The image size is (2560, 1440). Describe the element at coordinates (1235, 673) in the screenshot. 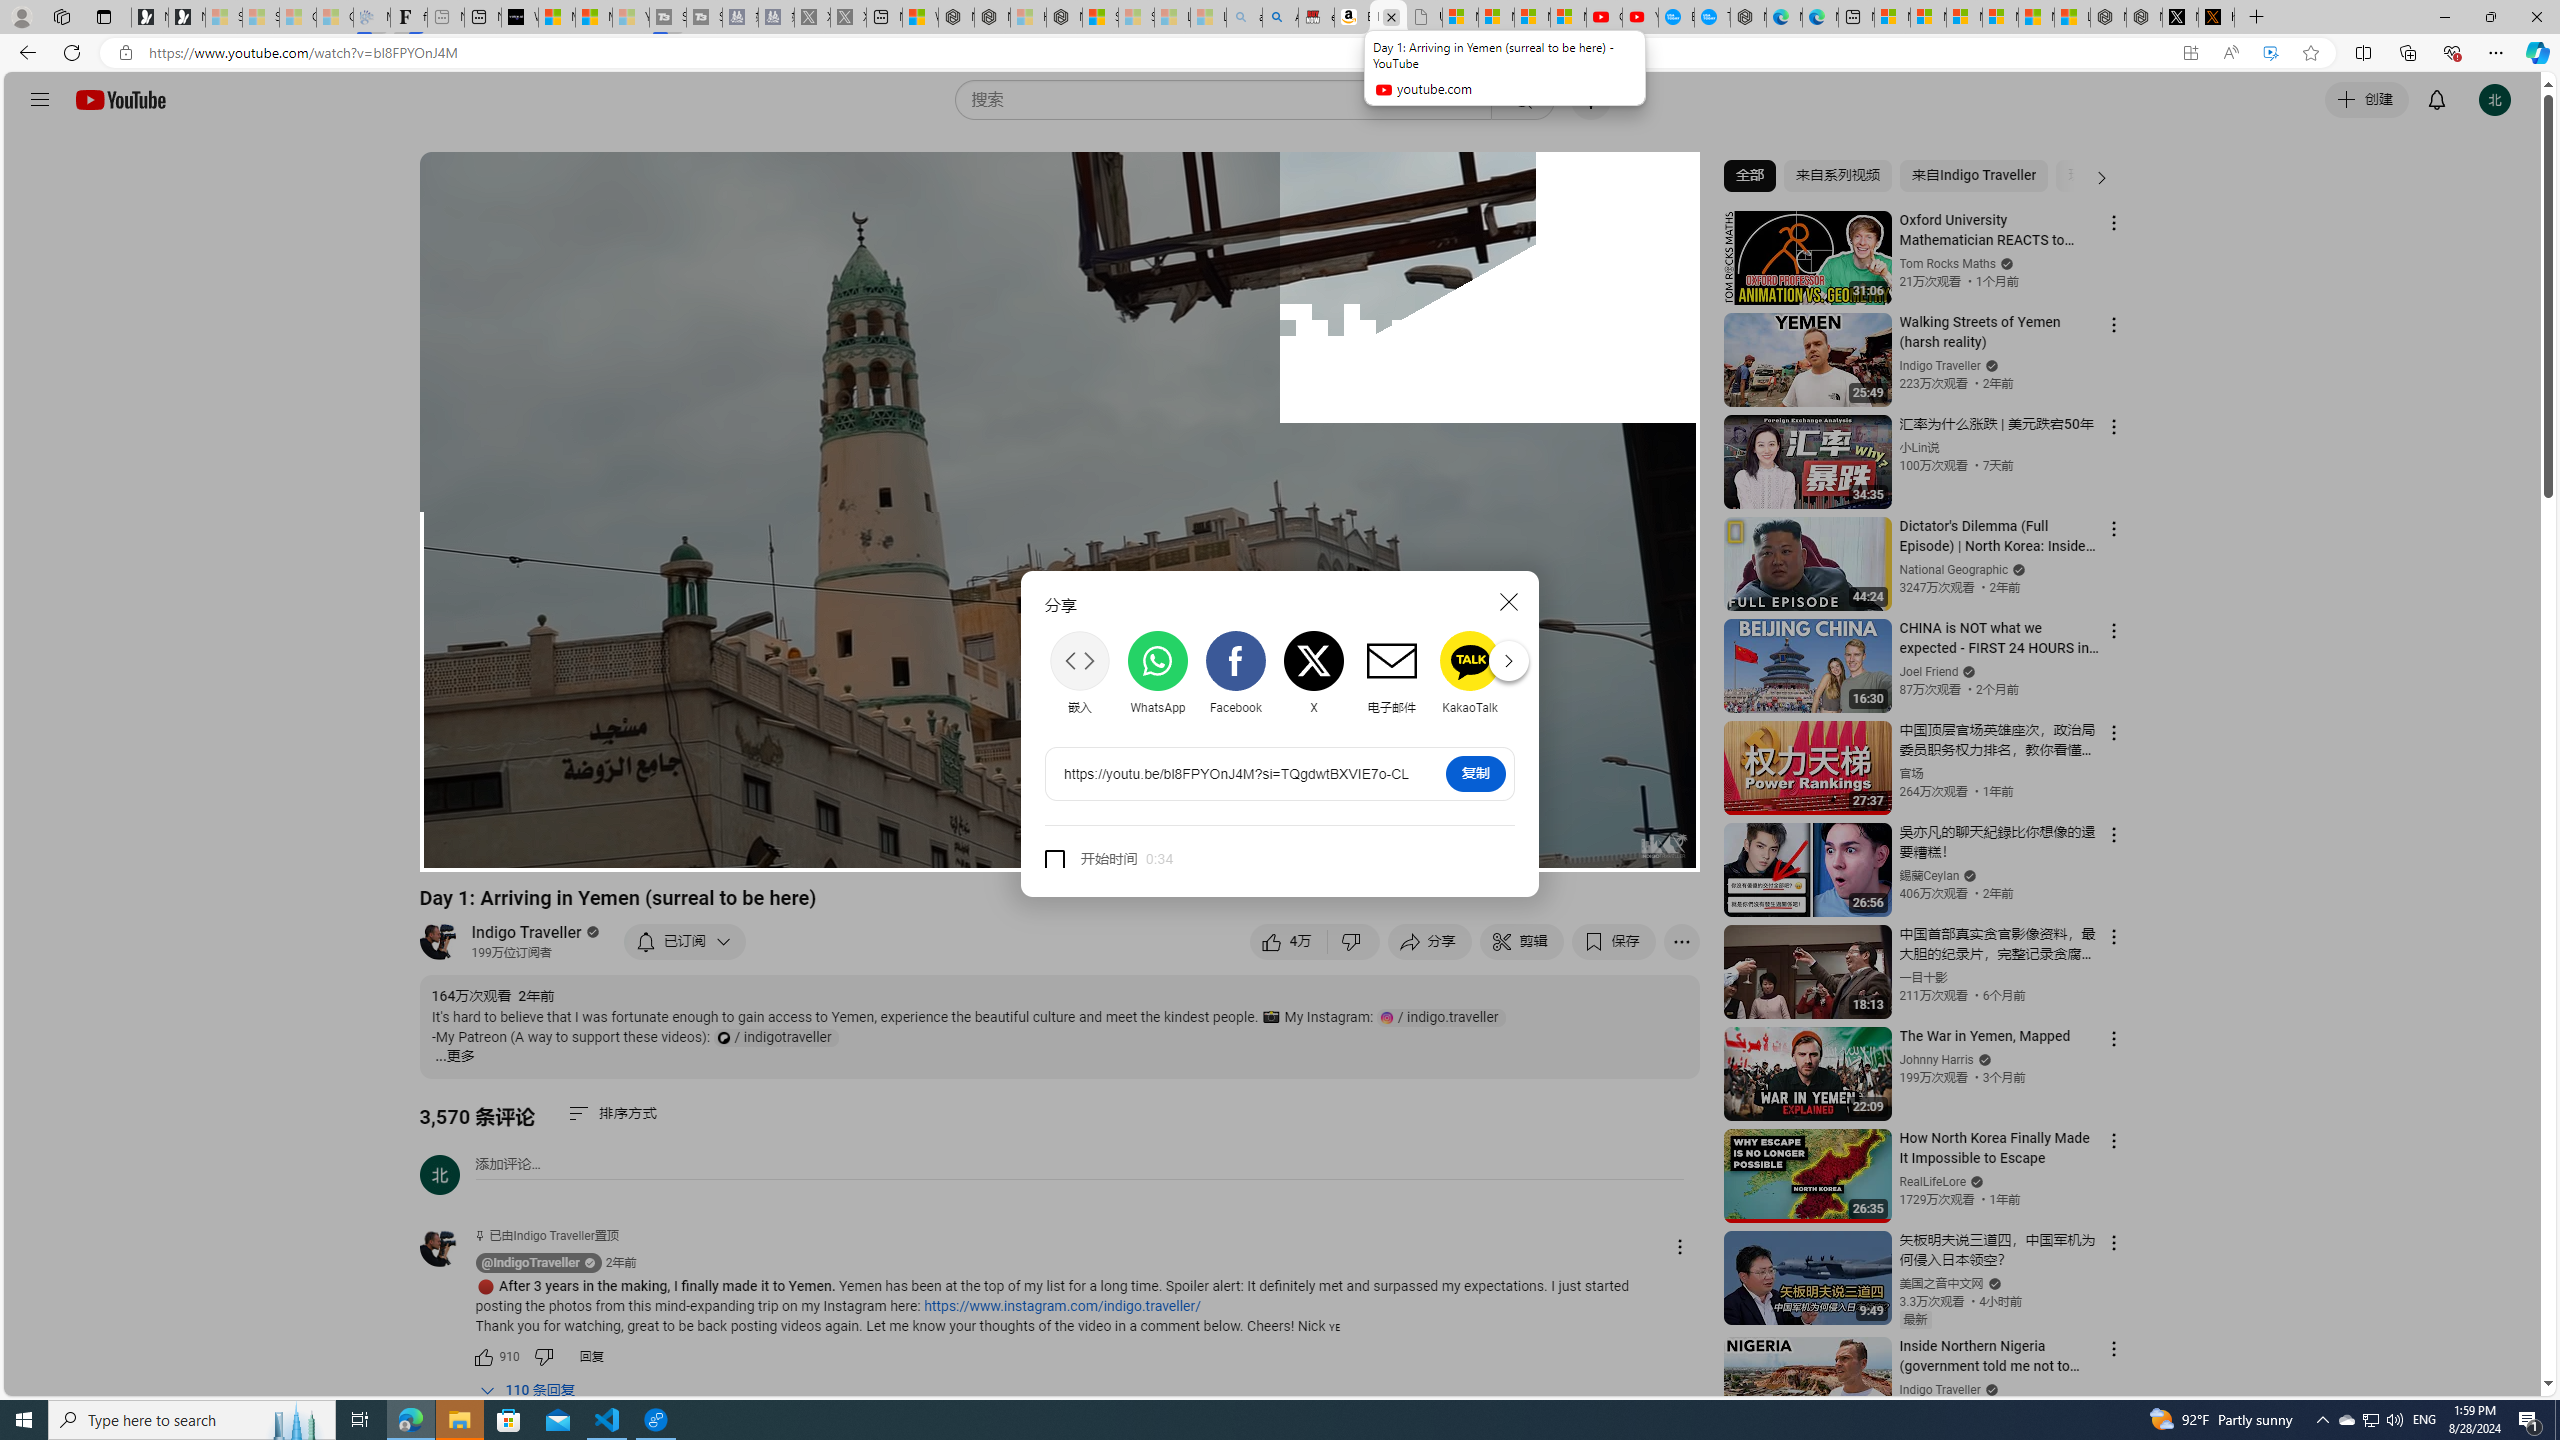

I see `'Facebook'` at that location.